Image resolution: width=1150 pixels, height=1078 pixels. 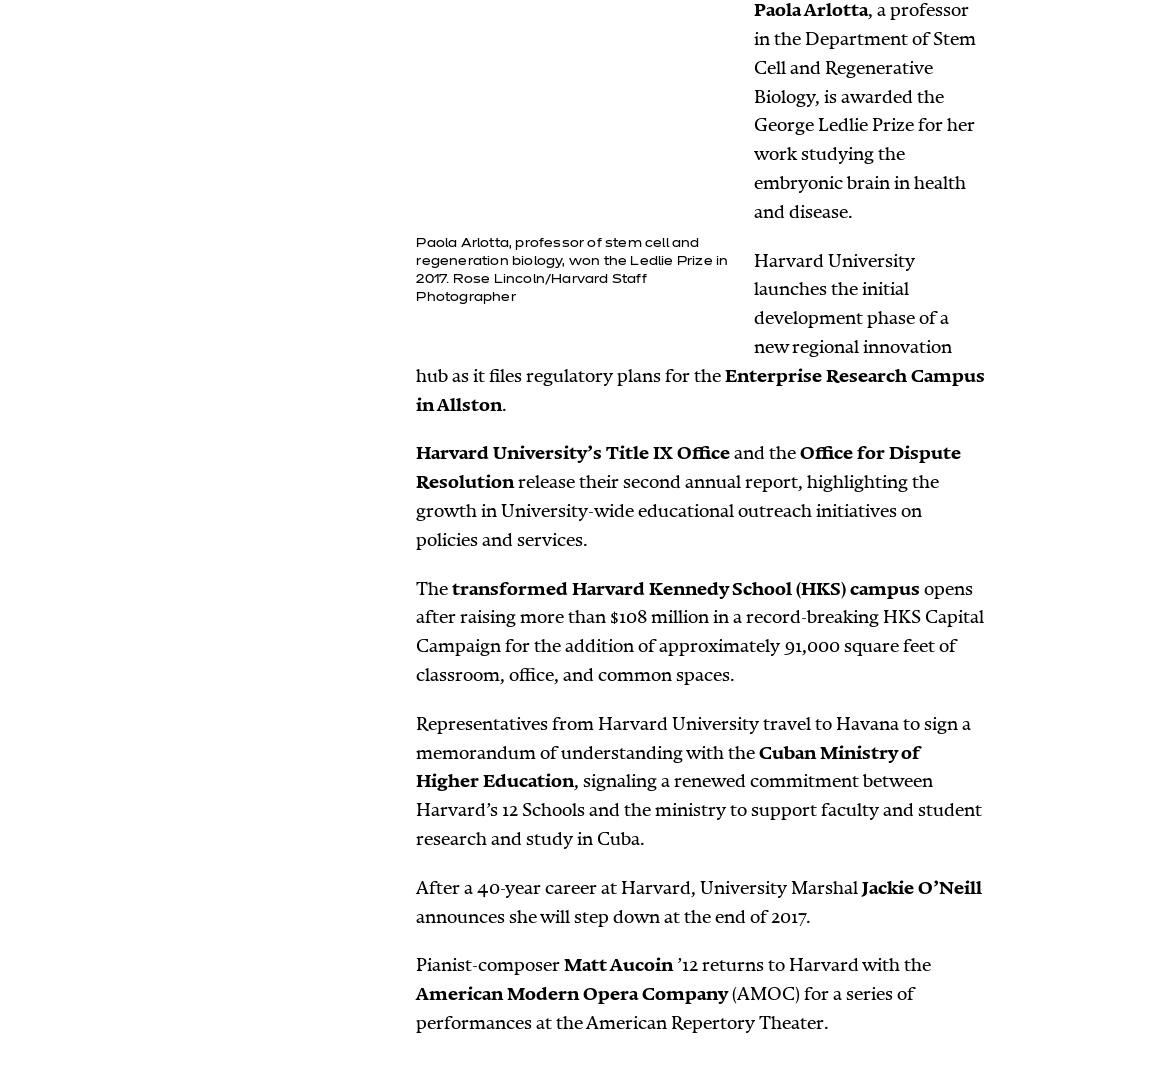 What do you see at coordinates (699, 388) in the screenshot?
I see `'Enterprise Research Campus in Allston'` at bounding box center [699, 388].